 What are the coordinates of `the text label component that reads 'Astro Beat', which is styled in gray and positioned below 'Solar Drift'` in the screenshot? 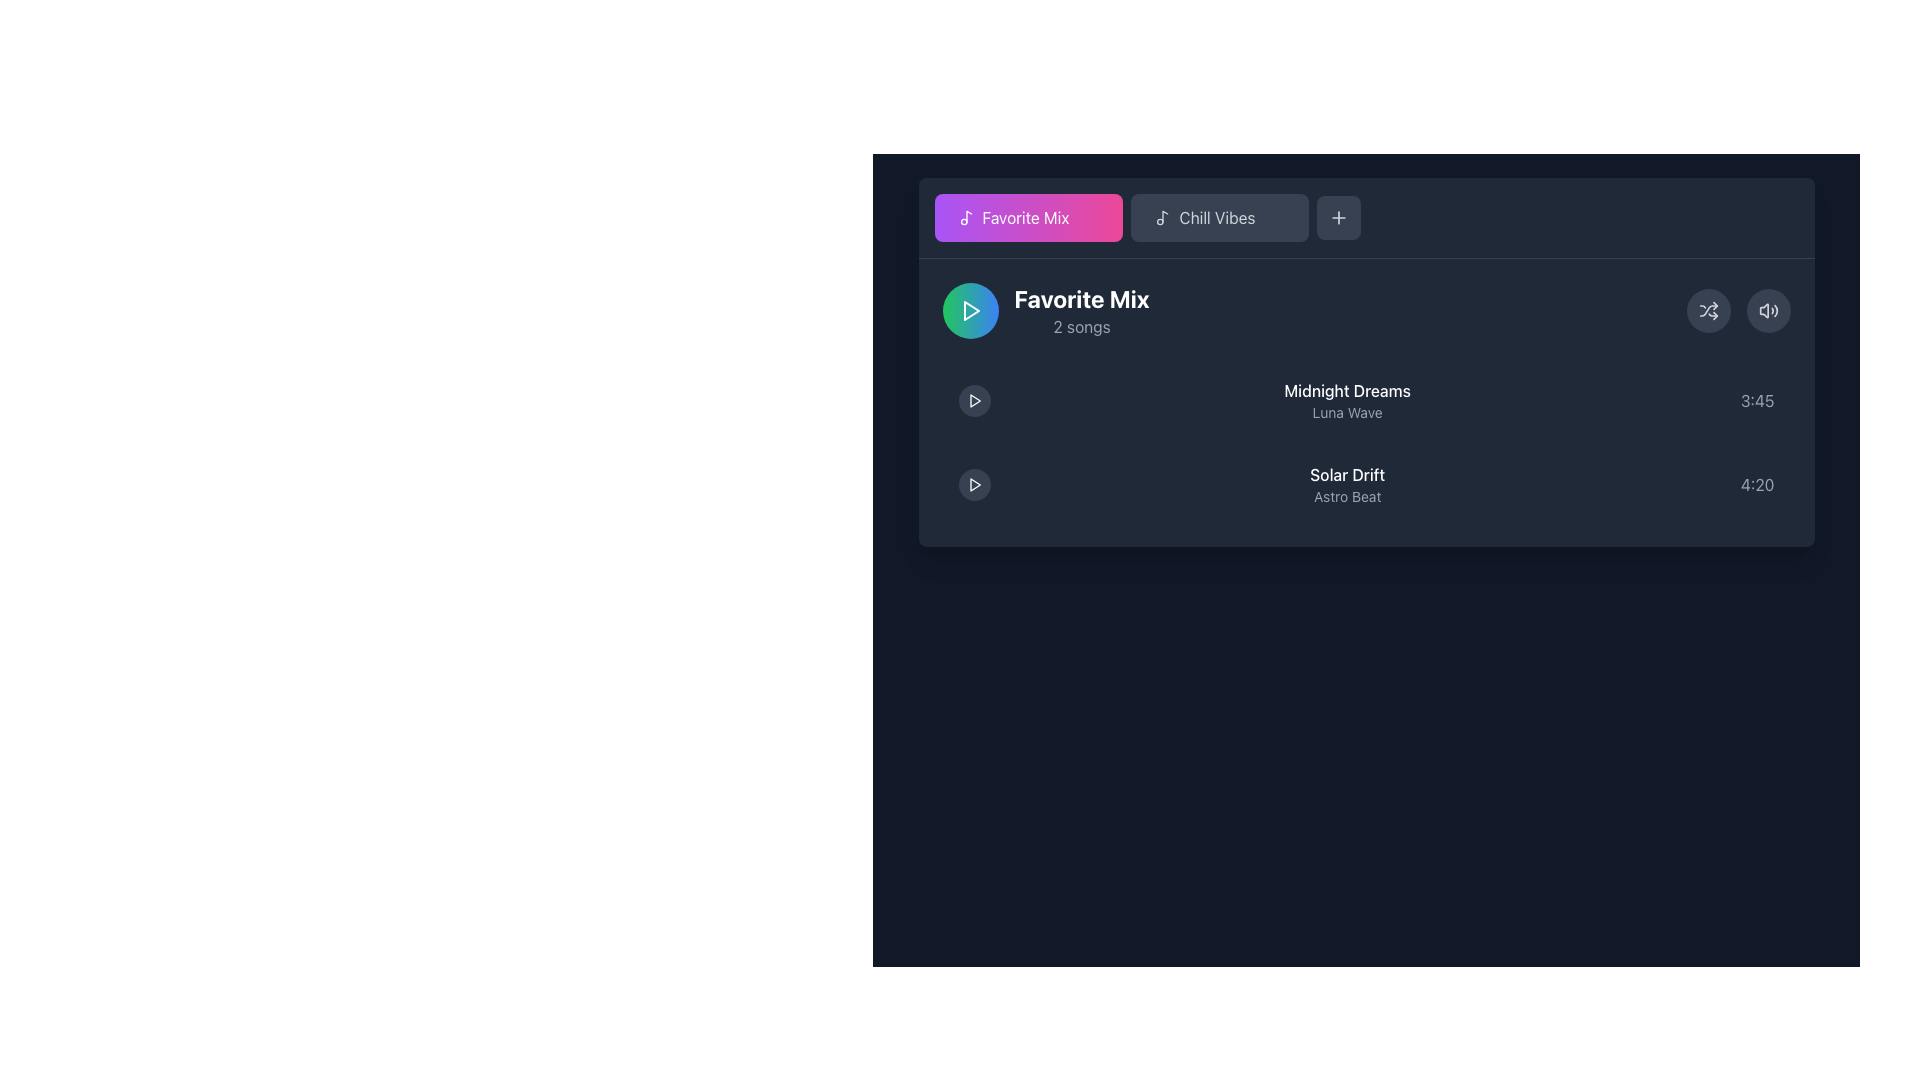 It's located at (1347, 496).